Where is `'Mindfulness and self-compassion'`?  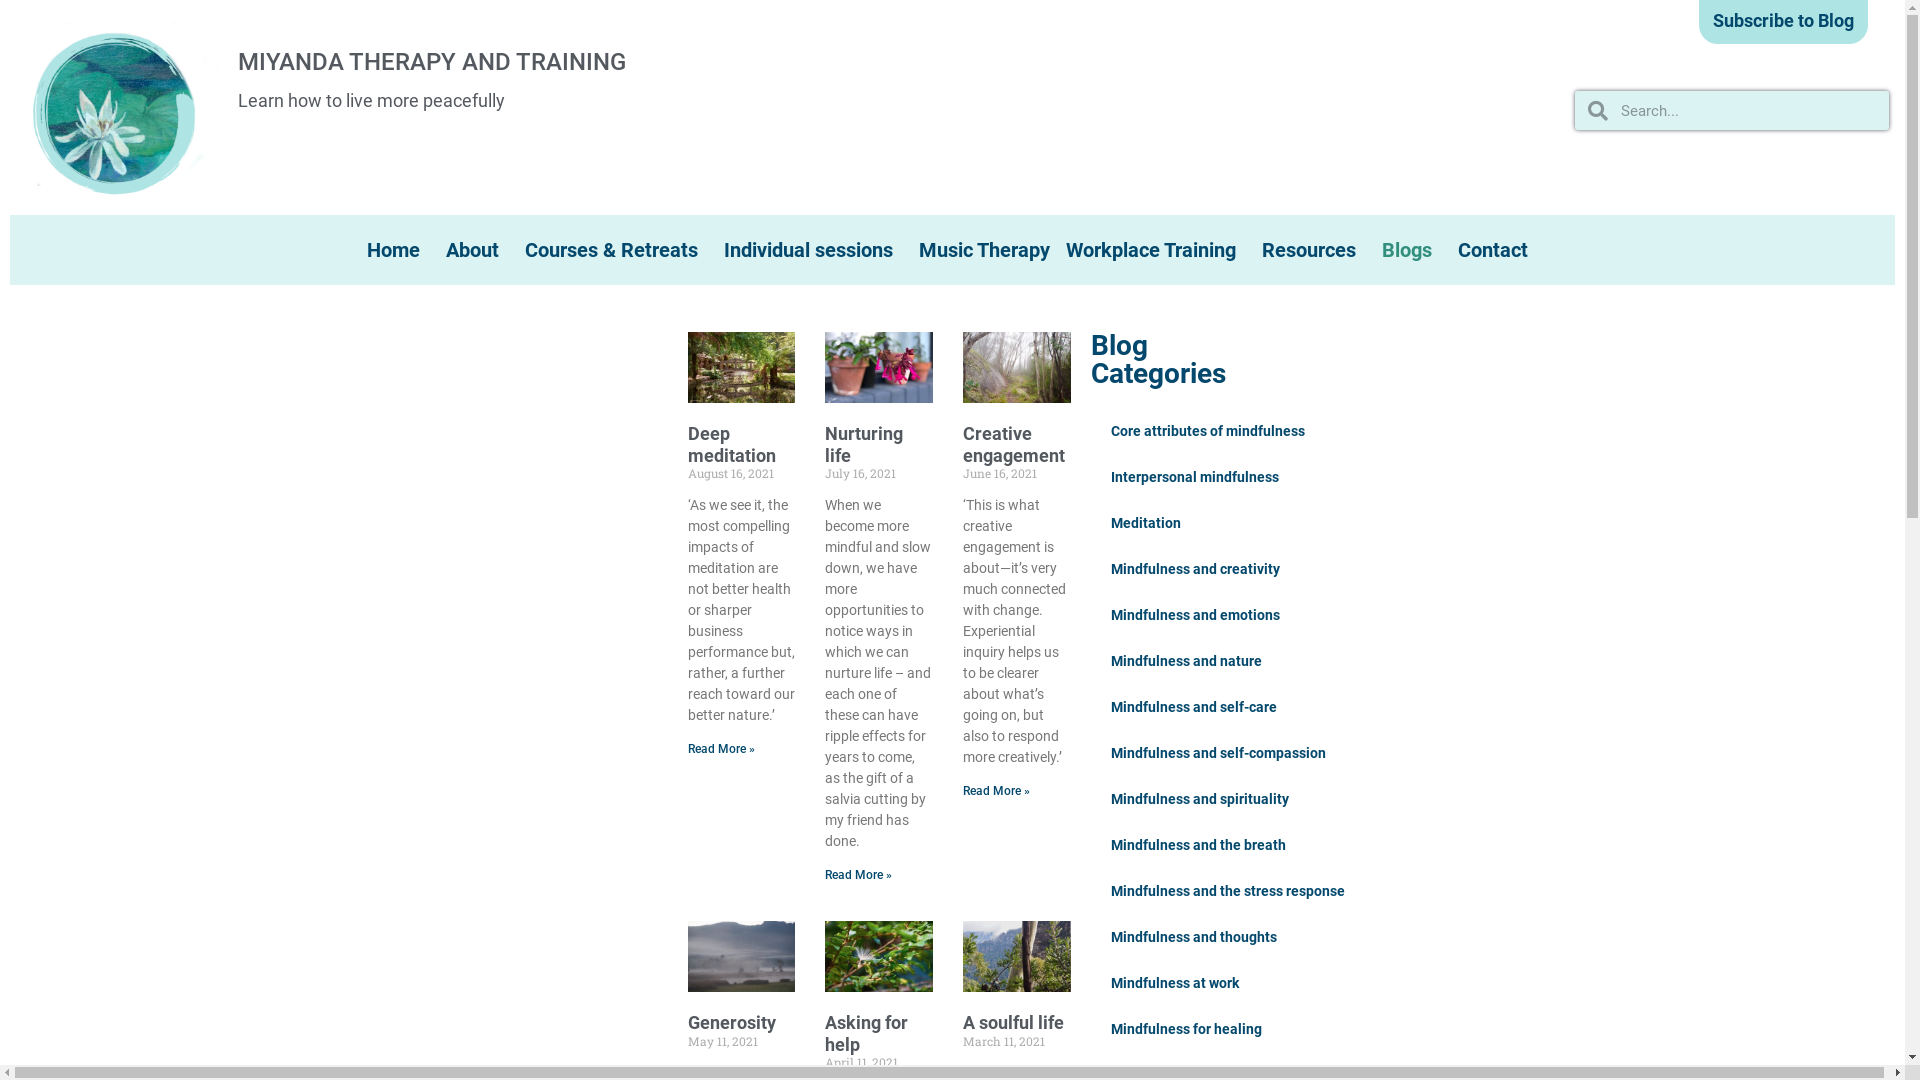 'Mindfulness and self-compassion' is located at coordinates (1089, 752).